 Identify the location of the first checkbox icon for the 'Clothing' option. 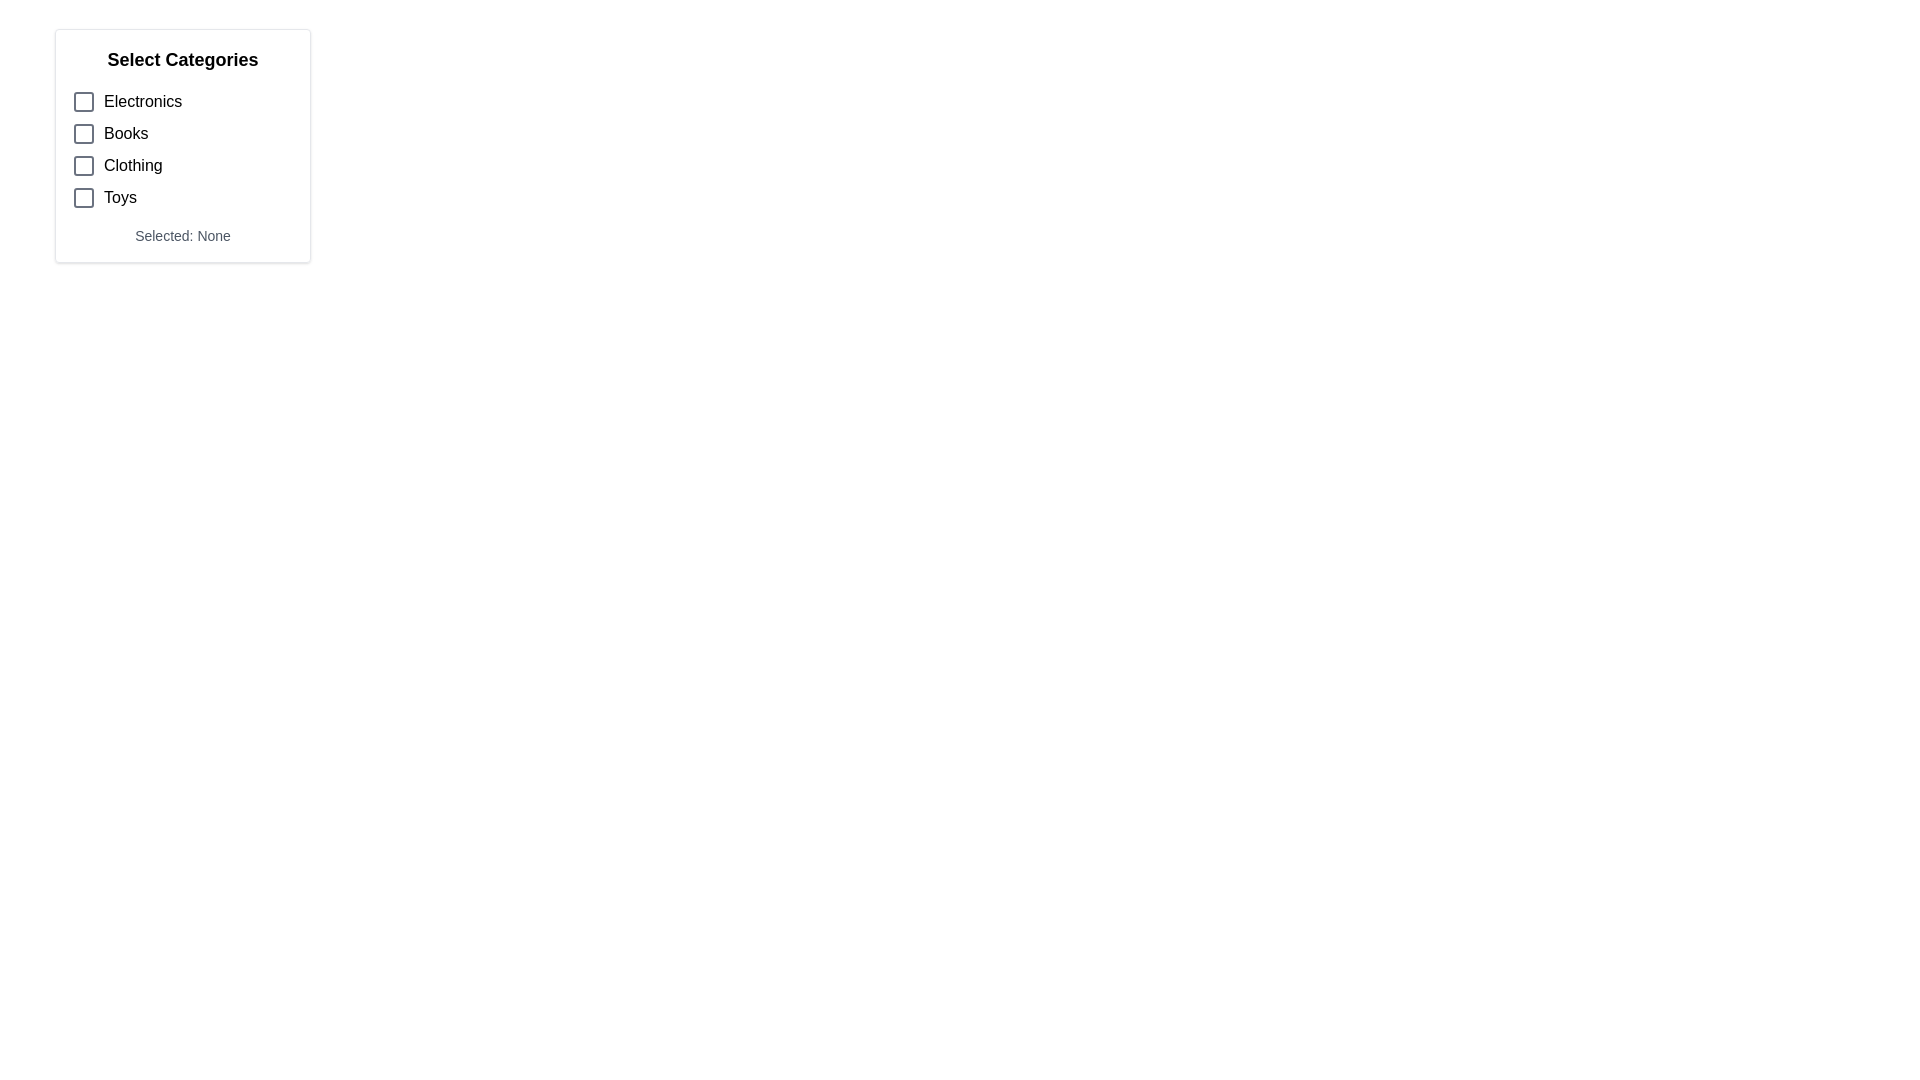
(82, 164).